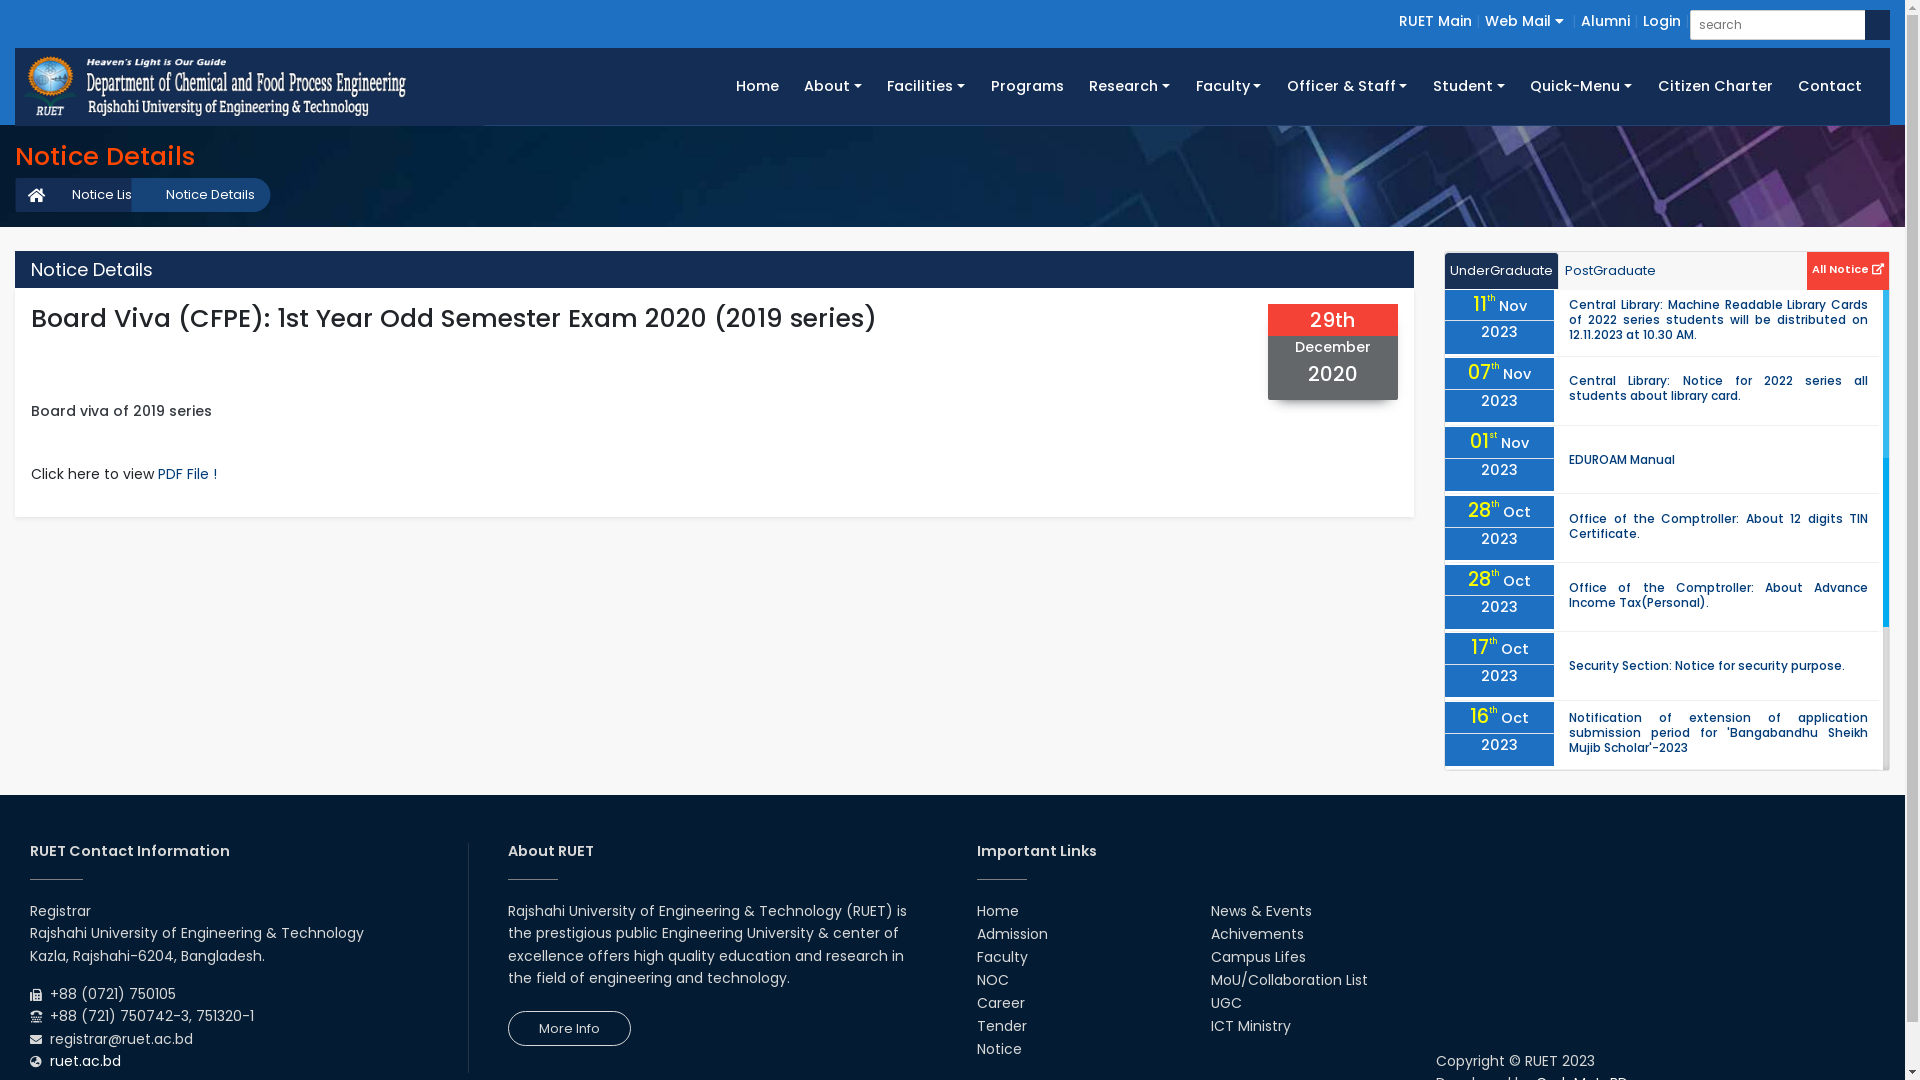 The width and height of the screenshot is (1920, 1080). Describe the element at coordinates (84, 1059) in the screenshot. I see `'ruet.ac.bd'` at that location.